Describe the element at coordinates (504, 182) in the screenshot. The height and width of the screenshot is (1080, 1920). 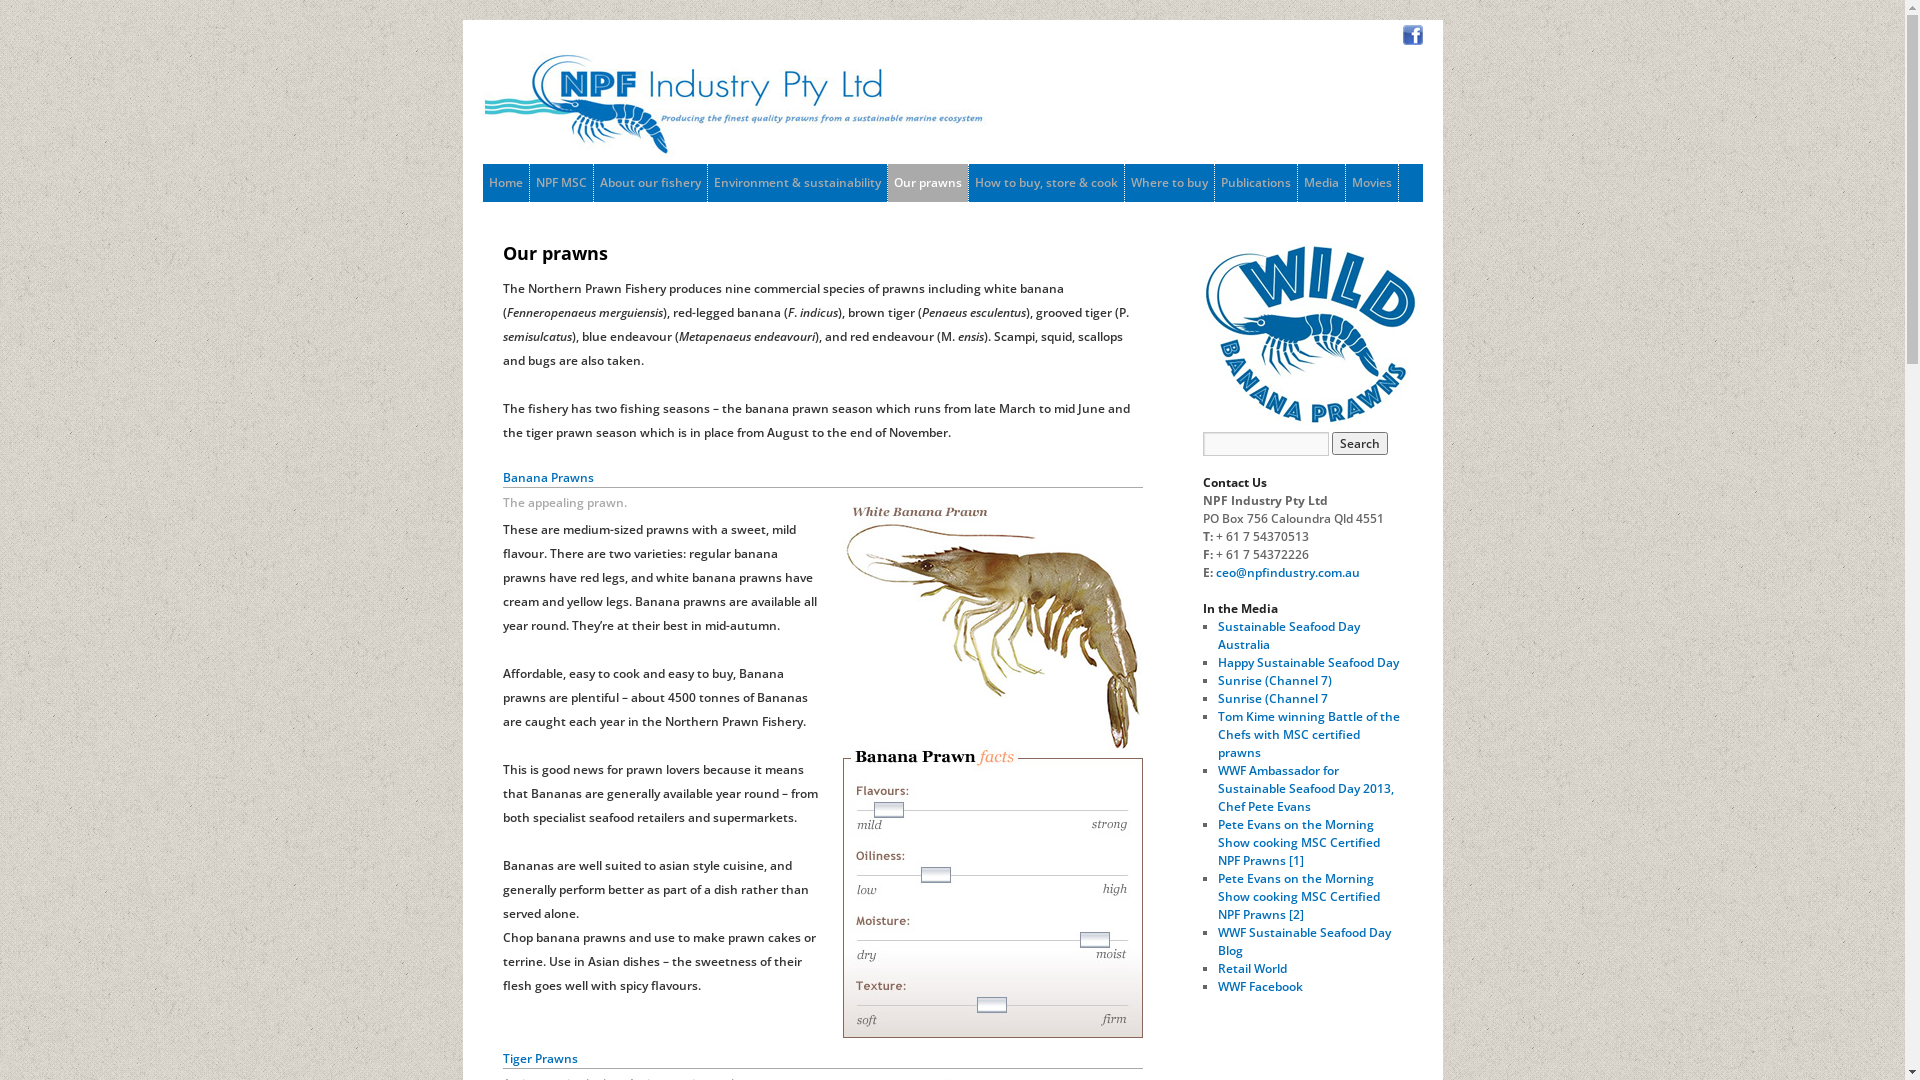
I see `'Home'` at that location.